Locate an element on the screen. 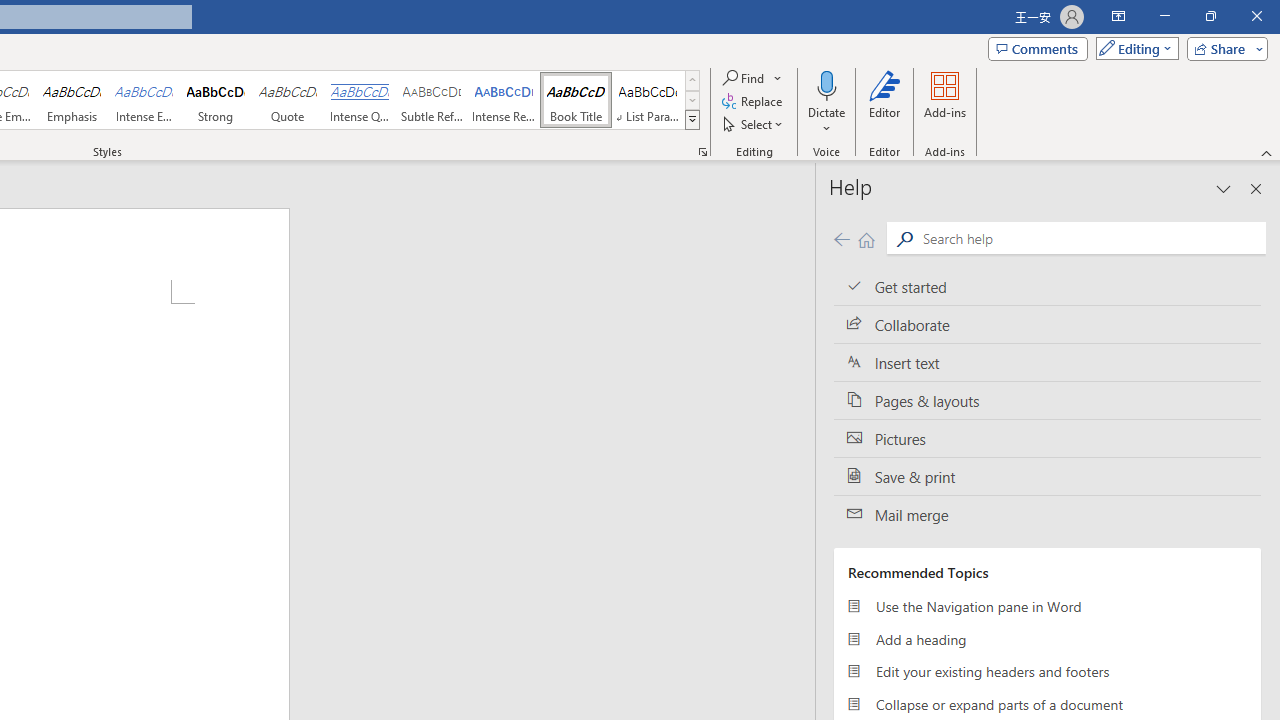  'Comments' is located at coordinates (1038, 47).